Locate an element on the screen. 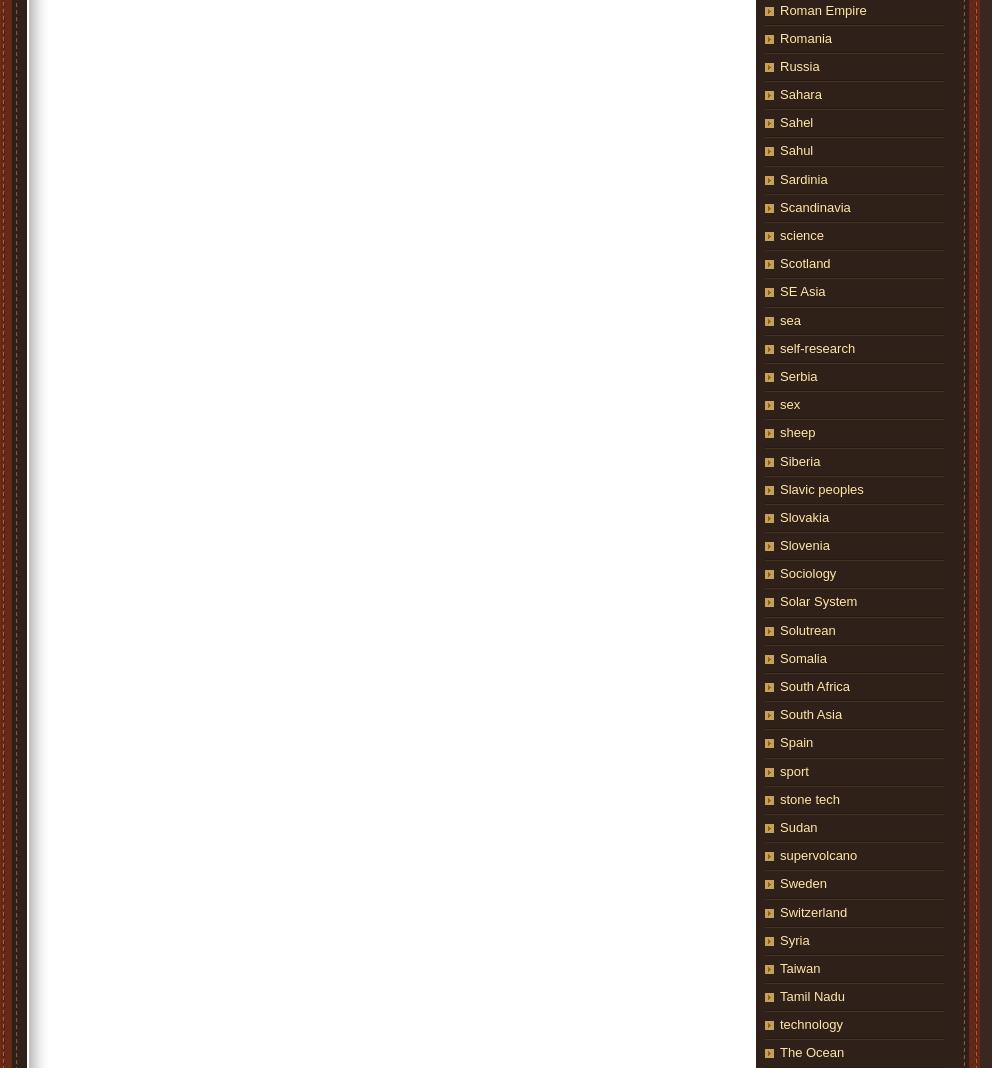 The image size is (992, 1068). 'Roman Empire' is located at coordinates (822, 8).